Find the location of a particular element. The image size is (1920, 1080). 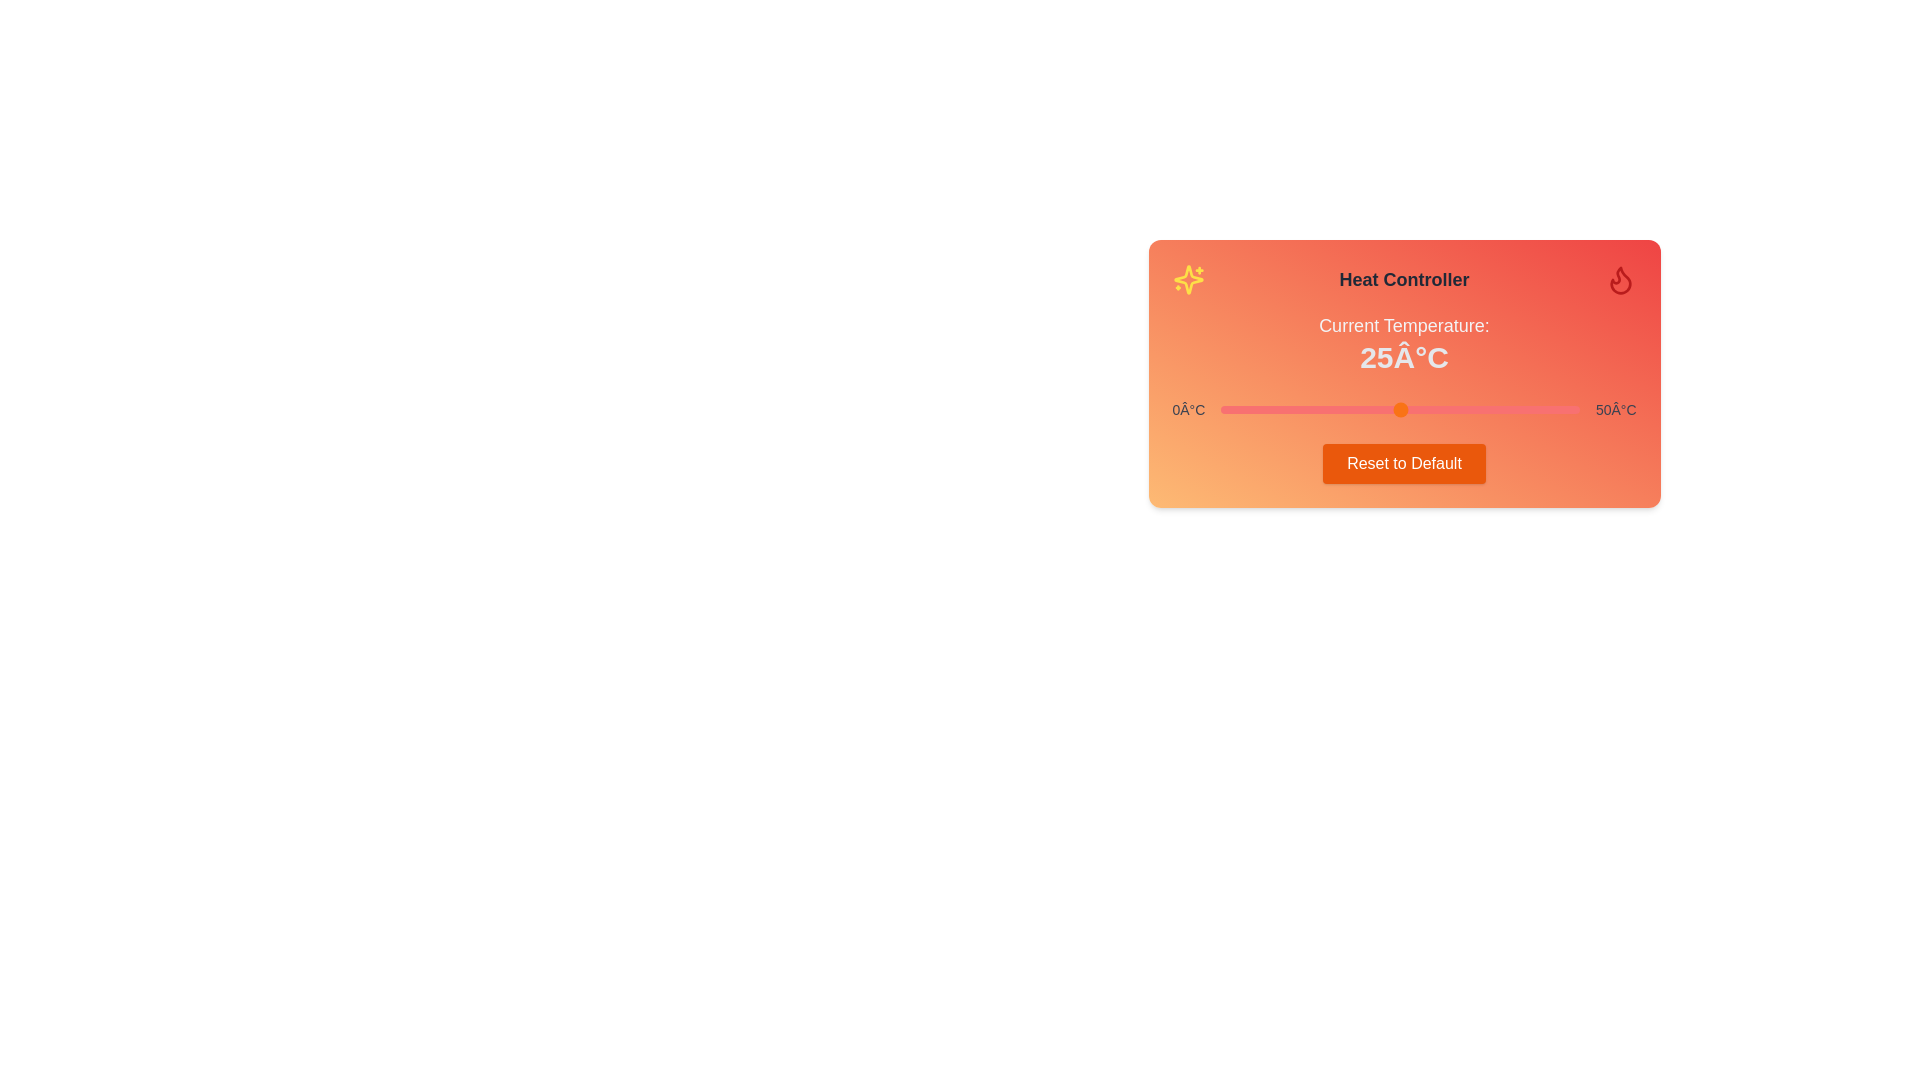

the temperature slider to set the temperature to 3°C is located at coordinates (1241, 408).